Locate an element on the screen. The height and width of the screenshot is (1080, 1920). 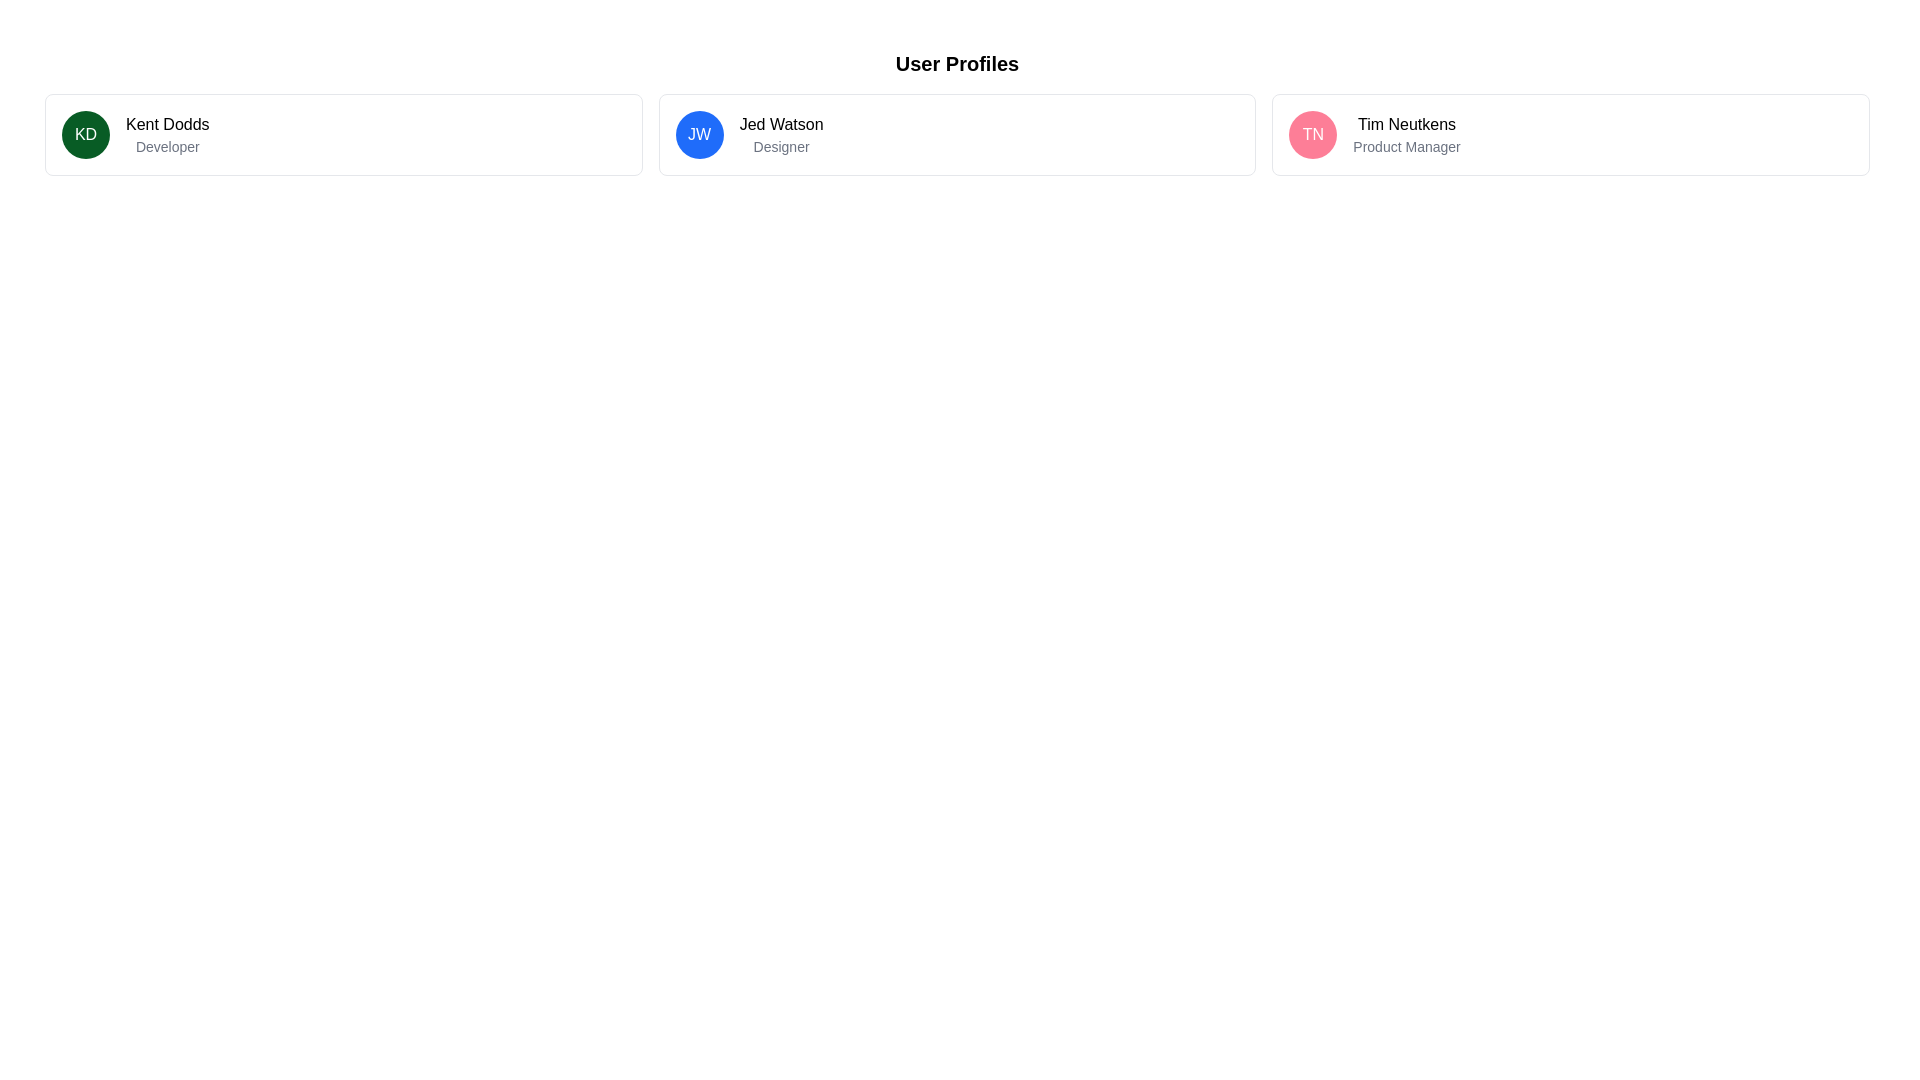
the text label displaying 'Tim Neutkens' which is located in the rightmost profile card, positioned above the smaller text 'Product Manager' is located at coordinates (1405, 124).